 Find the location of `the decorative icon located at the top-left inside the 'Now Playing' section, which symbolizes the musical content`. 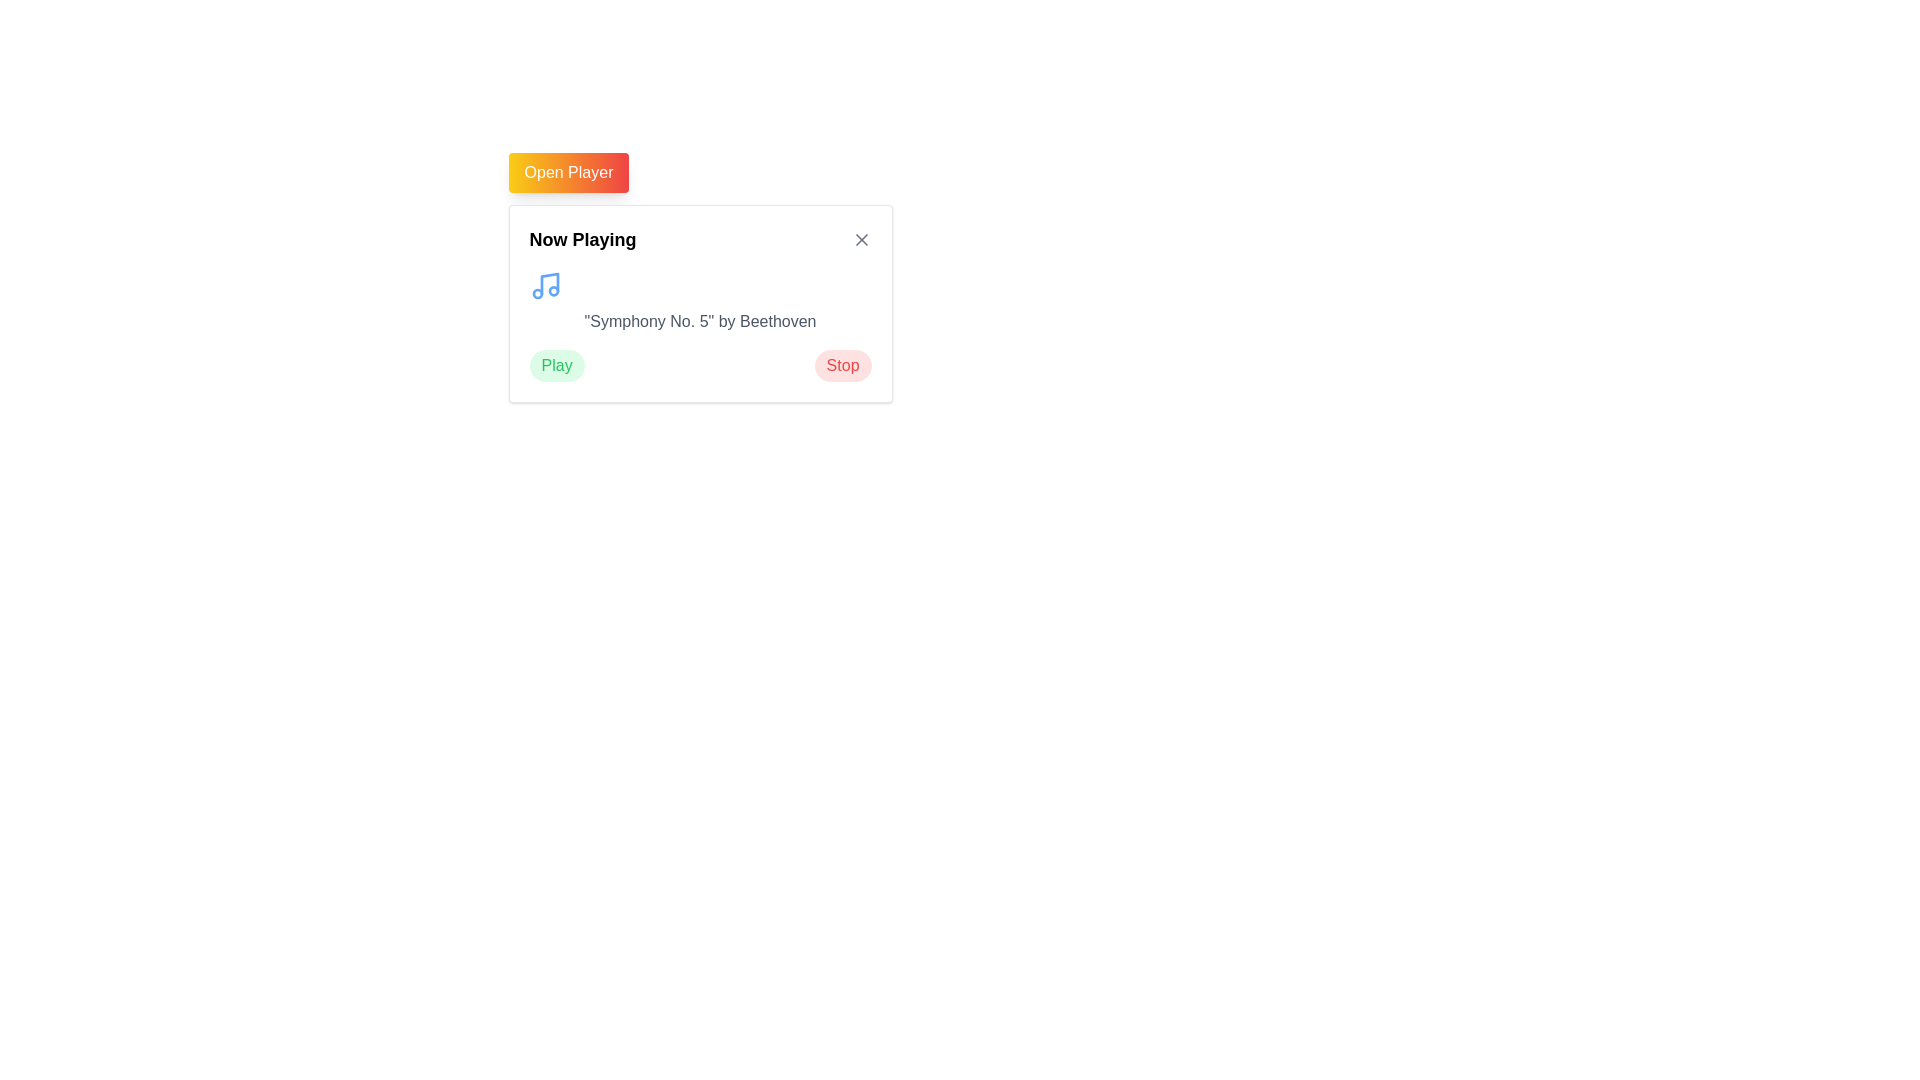

the decorative icon located at the top-left inside the 'Now Playing' section, which symbolizes the musical content is located at coordinates (545, 285).